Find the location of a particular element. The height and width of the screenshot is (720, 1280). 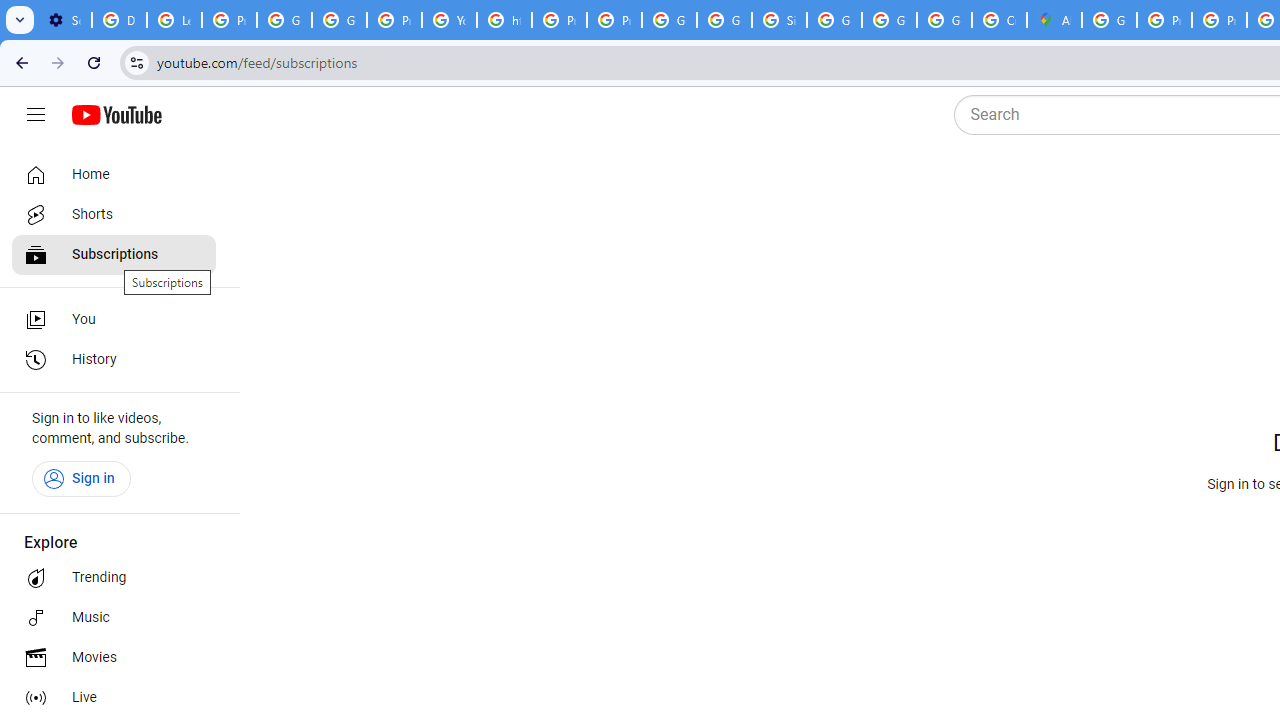

'Home' is located at coordinates (112, 173).